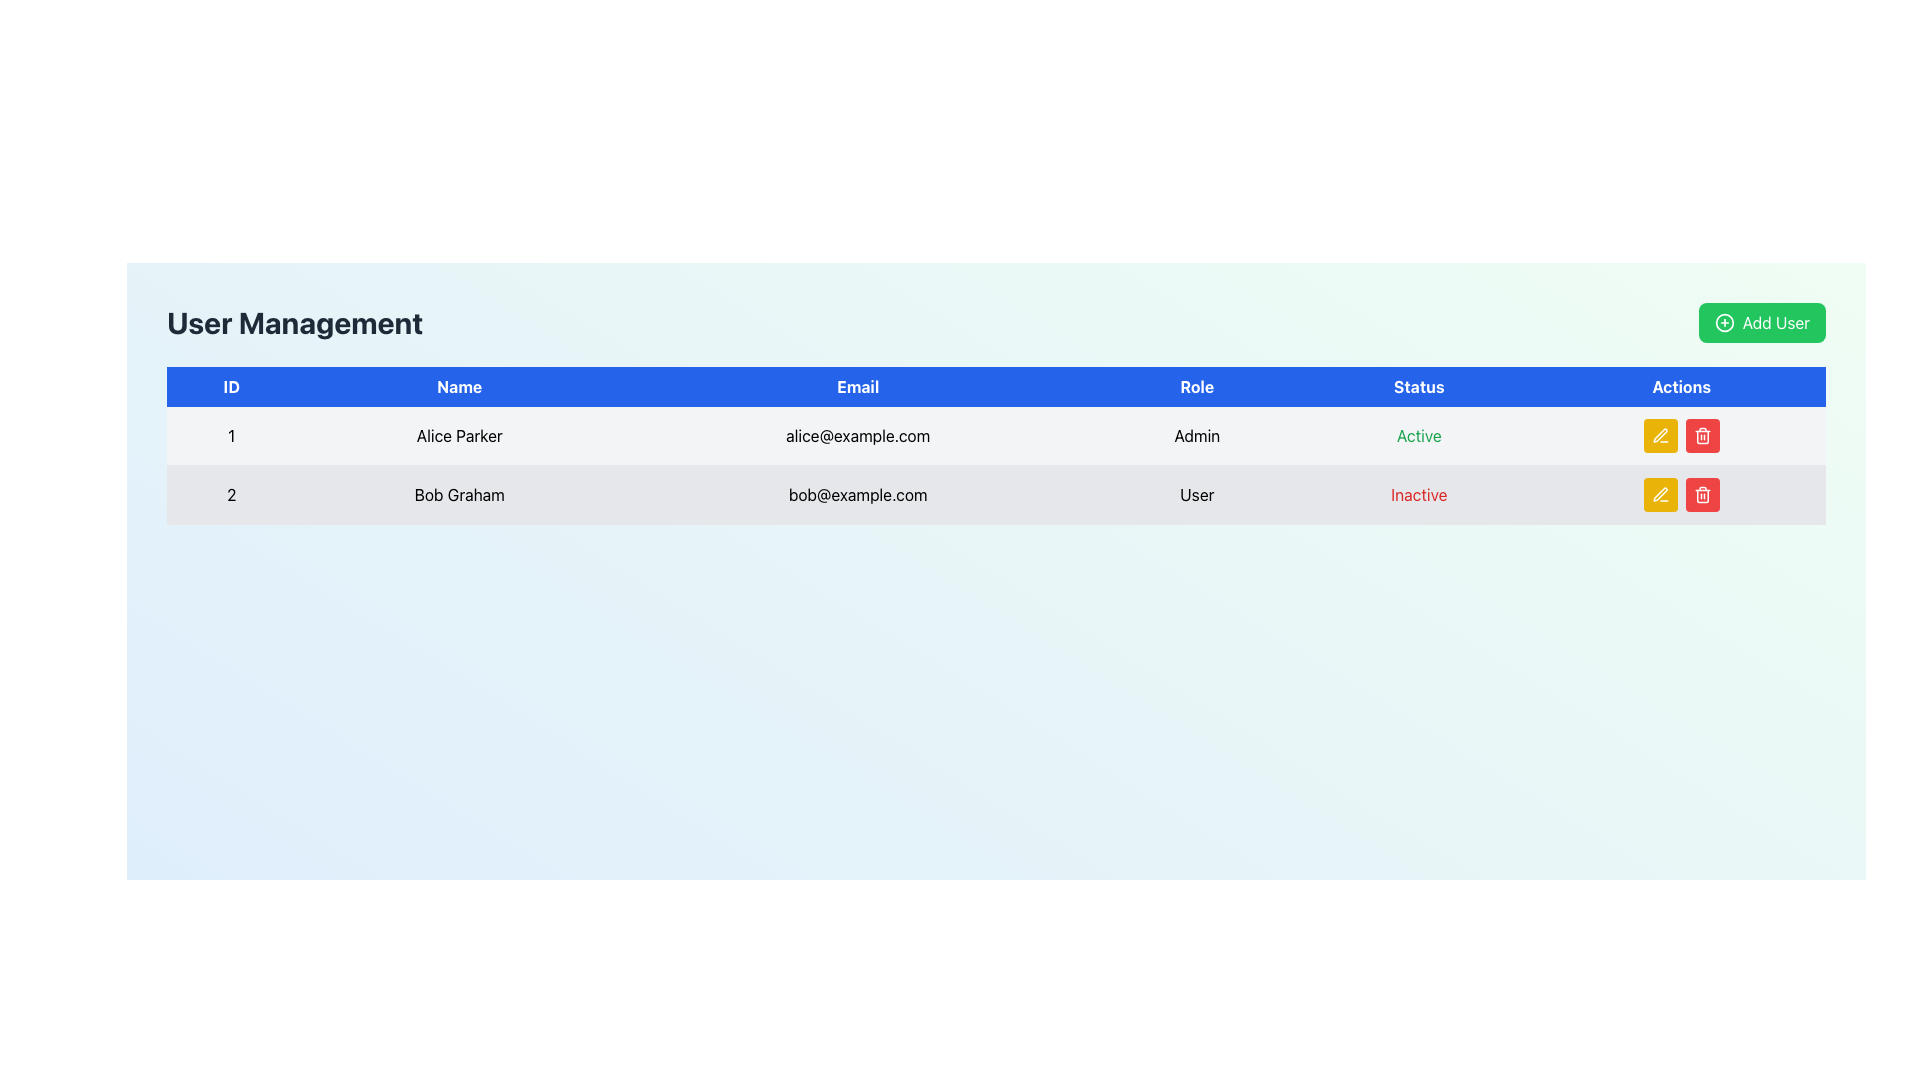 The width and height of the screenshot is (1920, 1080). I want to click on the pen icon button in the 'Actions' column of the second row for user 'Bob Graham', so click(1660, 494).